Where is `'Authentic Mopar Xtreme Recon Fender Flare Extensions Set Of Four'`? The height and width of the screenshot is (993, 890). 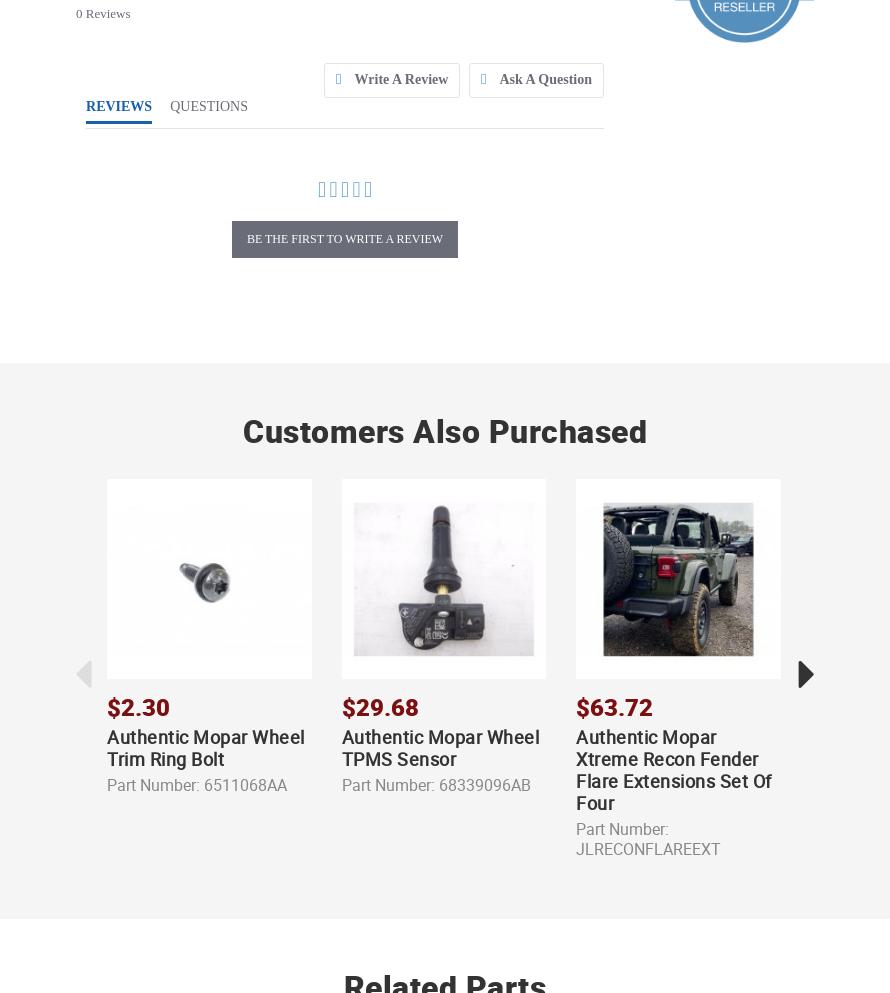
'Authentic Mopar Xtreme Recon Fender Flare Extensions Set Of Four' is located at coordinates (672, 768).